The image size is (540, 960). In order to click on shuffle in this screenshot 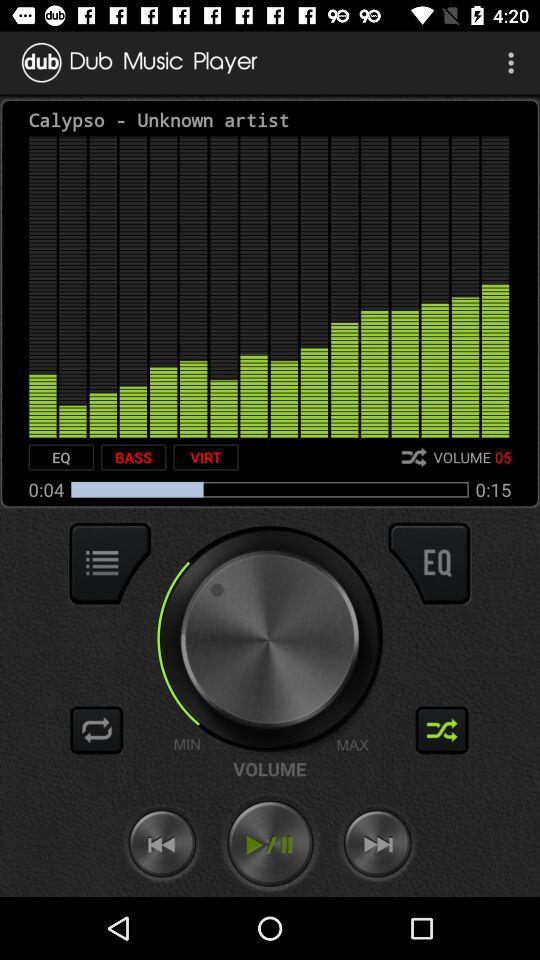, I will do `click(442, 729)`.